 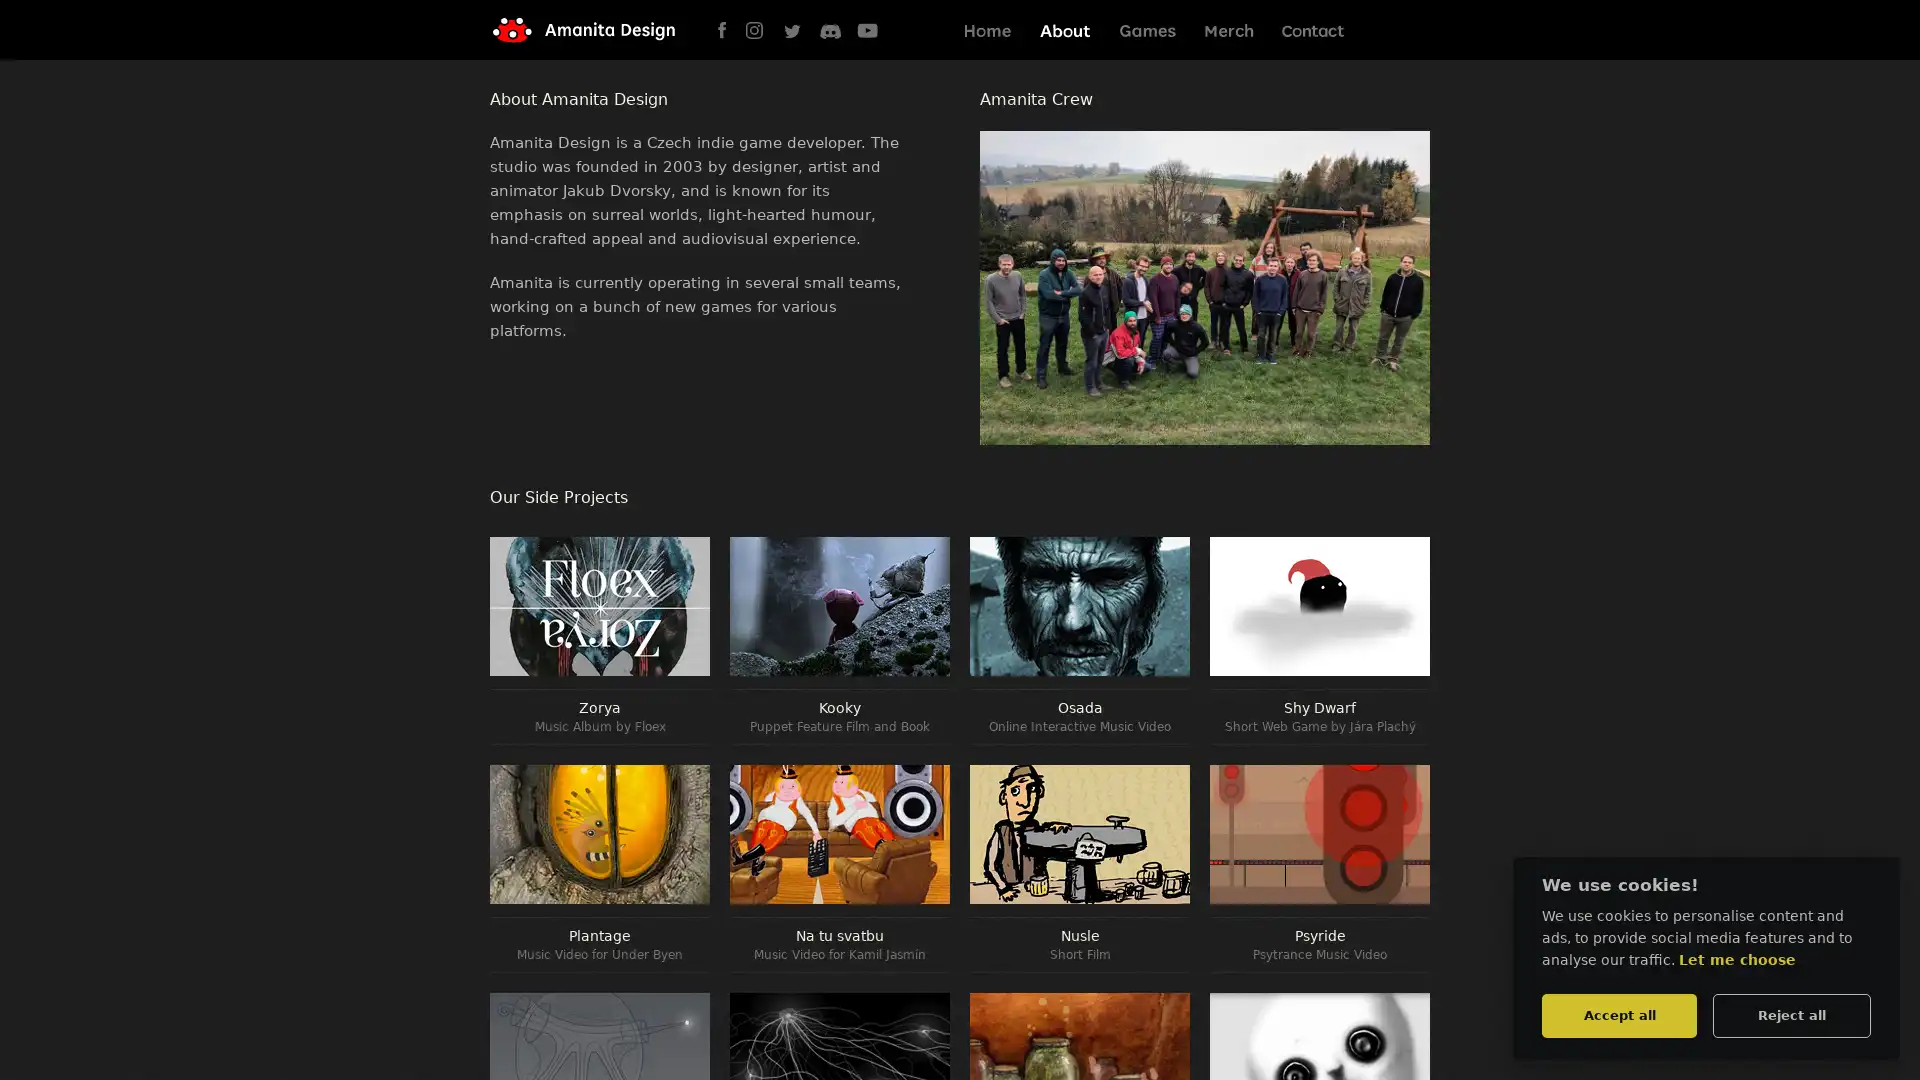 I want to click on Accept all, so click(x=1618, y=1014).